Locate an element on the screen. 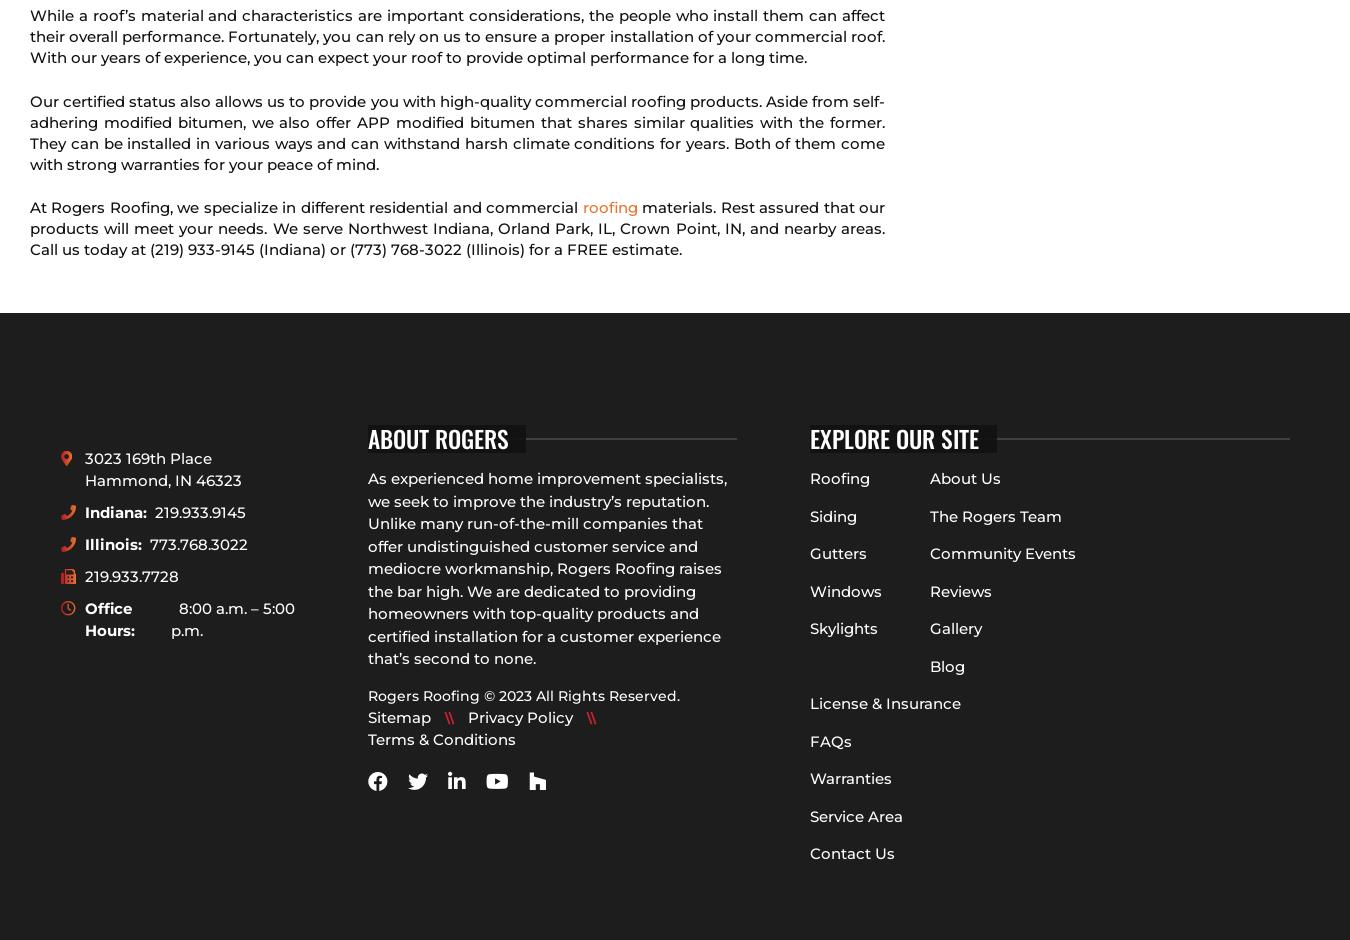  'About Us' is located at coordinates (964, 478).